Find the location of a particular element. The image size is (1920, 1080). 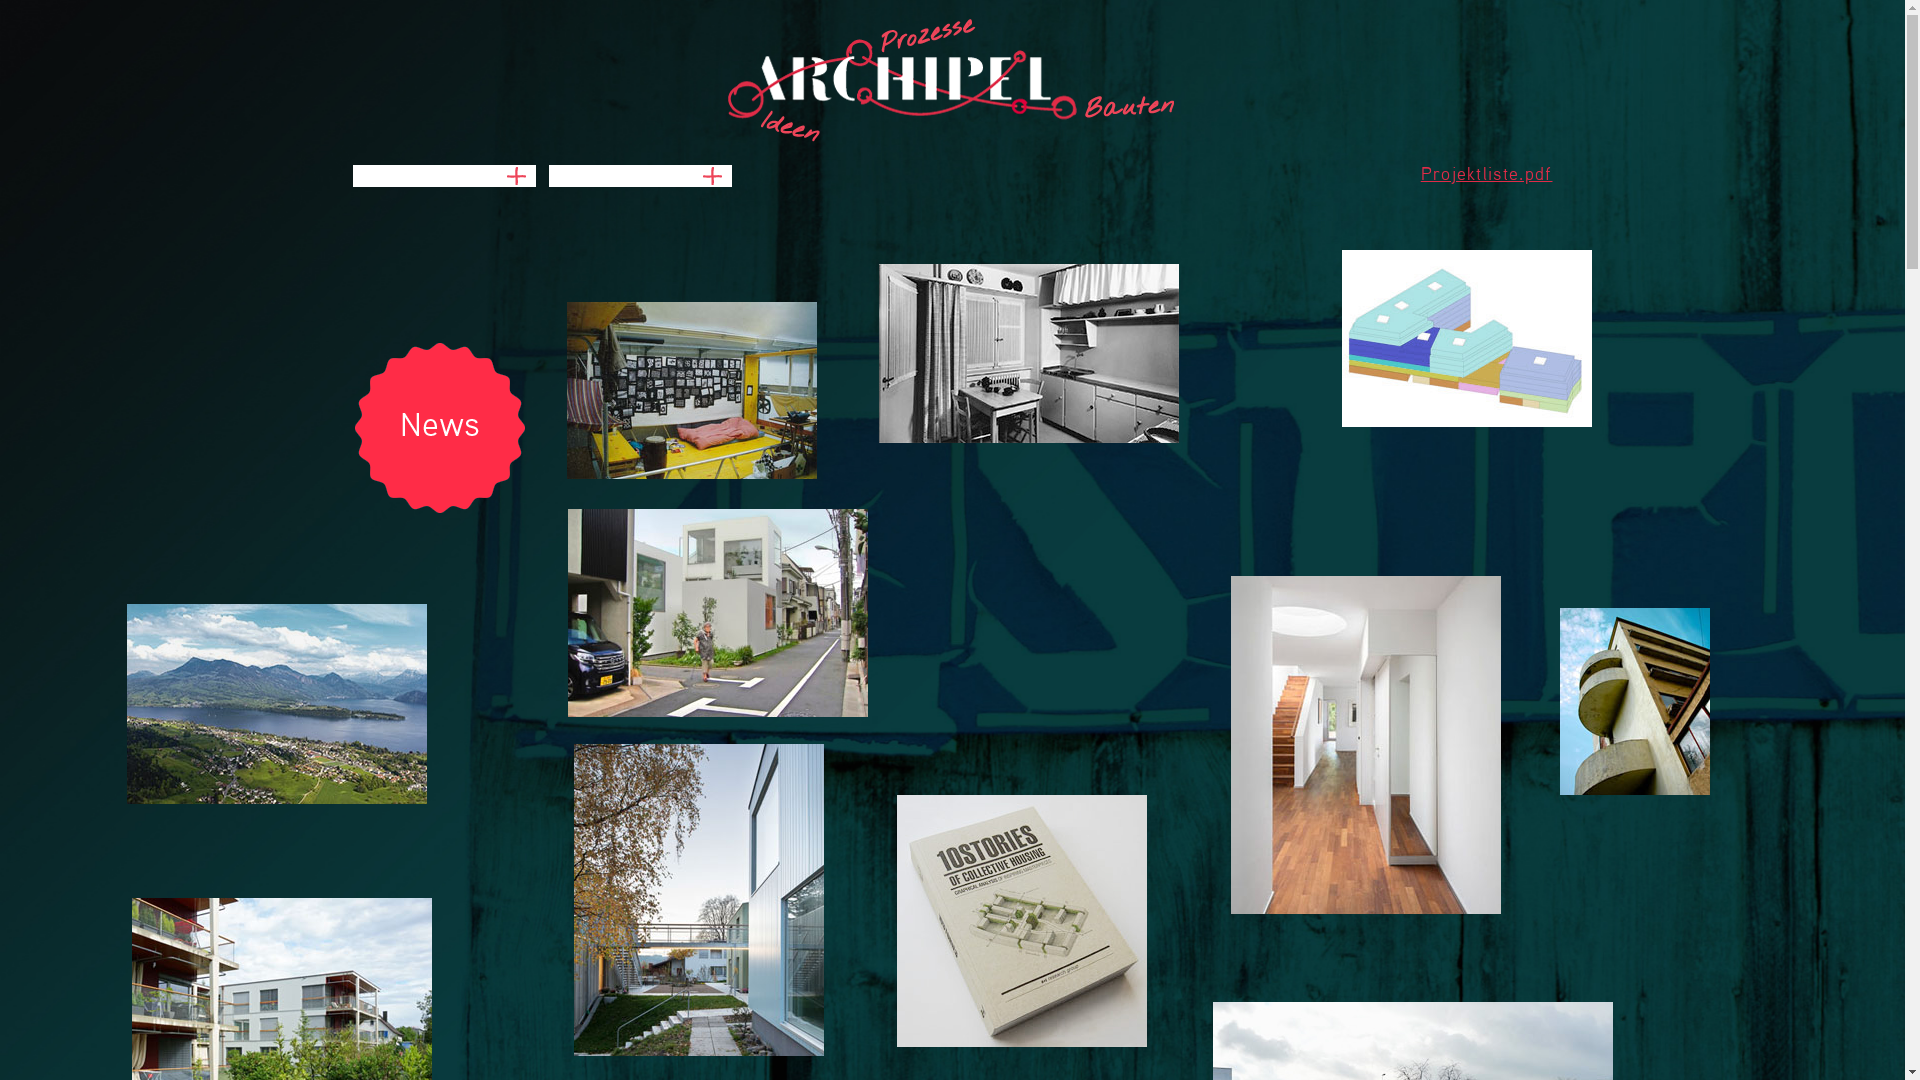

'Projektliste.pdf' is located at coordinates (1487, 173).